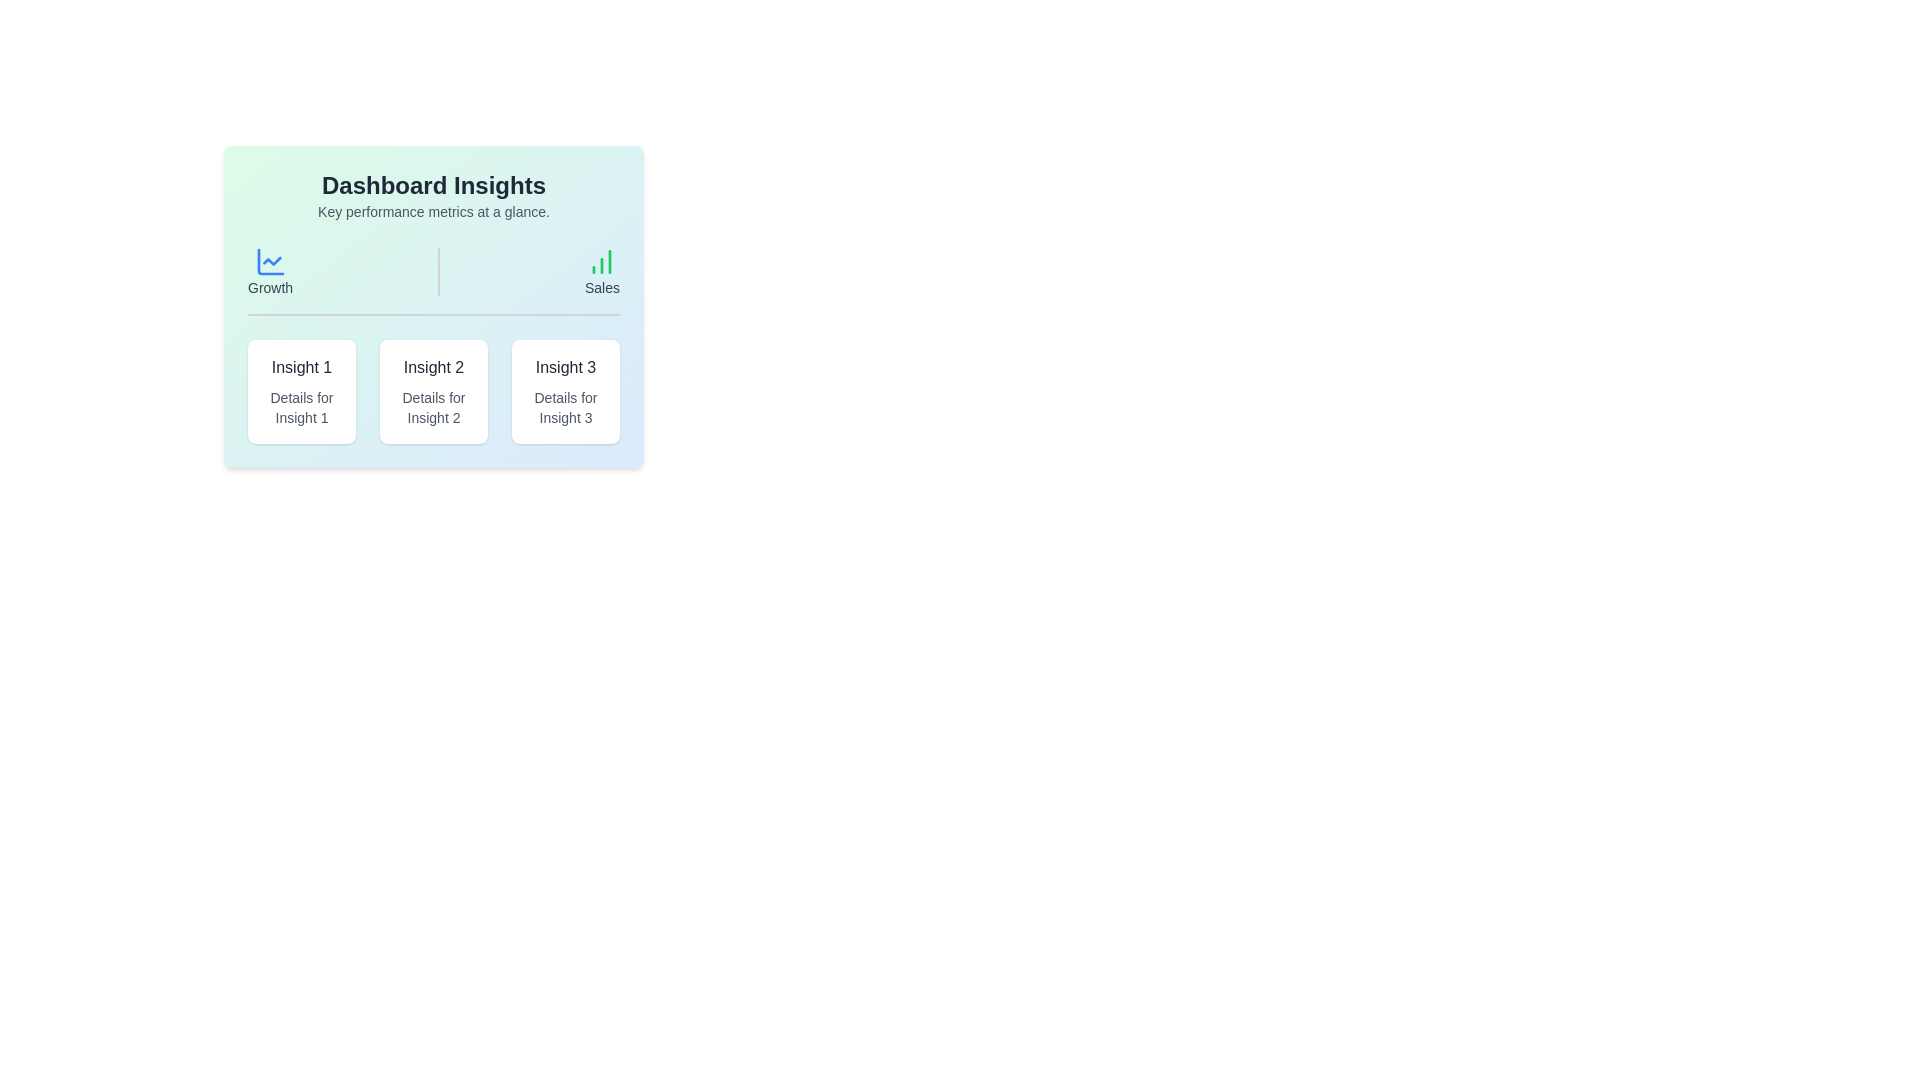  I want to click on the text label that displays 'Insight 1', so click(301, 367).